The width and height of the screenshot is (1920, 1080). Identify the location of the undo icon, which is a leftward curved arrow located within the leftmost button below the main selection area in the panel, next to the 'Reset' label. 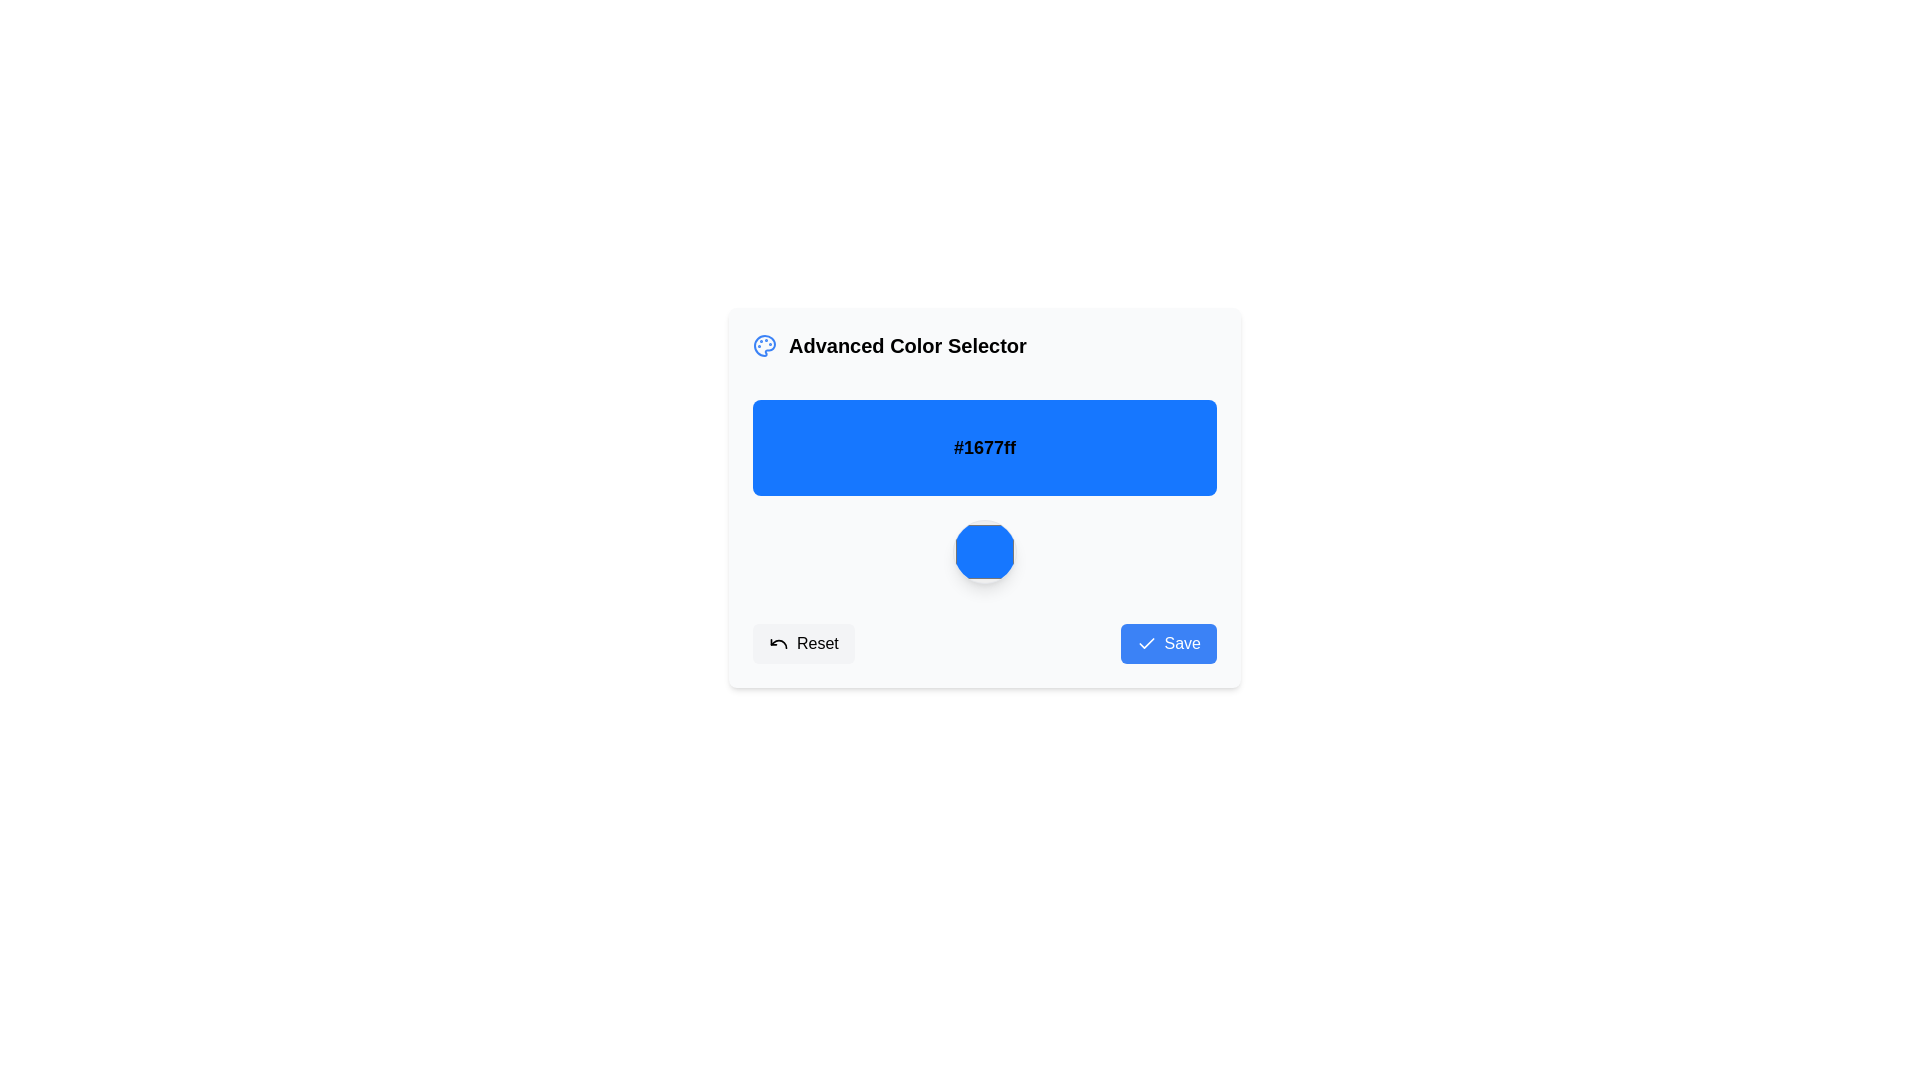
(777, 644).